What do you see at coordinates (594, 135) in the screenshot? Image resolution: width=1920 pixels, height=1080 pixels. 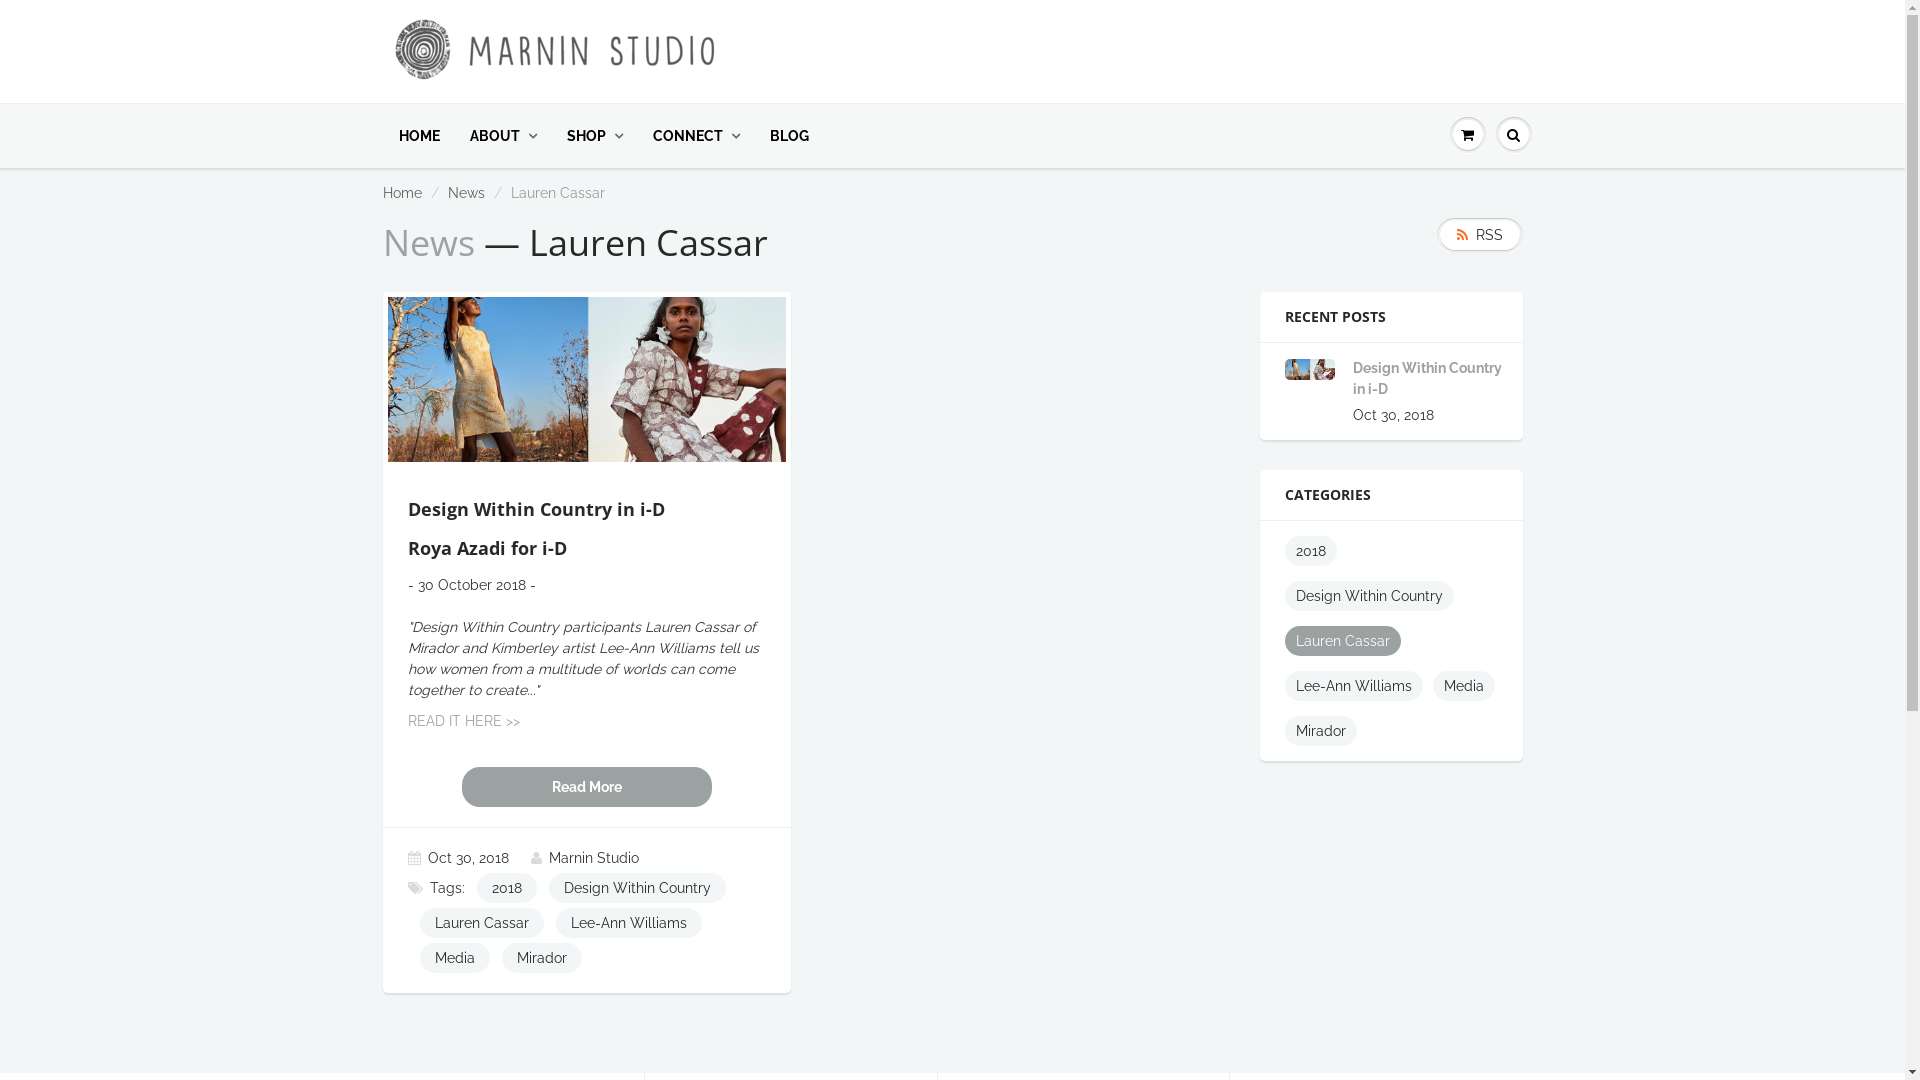 I see `'SHOP'` at bounding box center [594, 135].